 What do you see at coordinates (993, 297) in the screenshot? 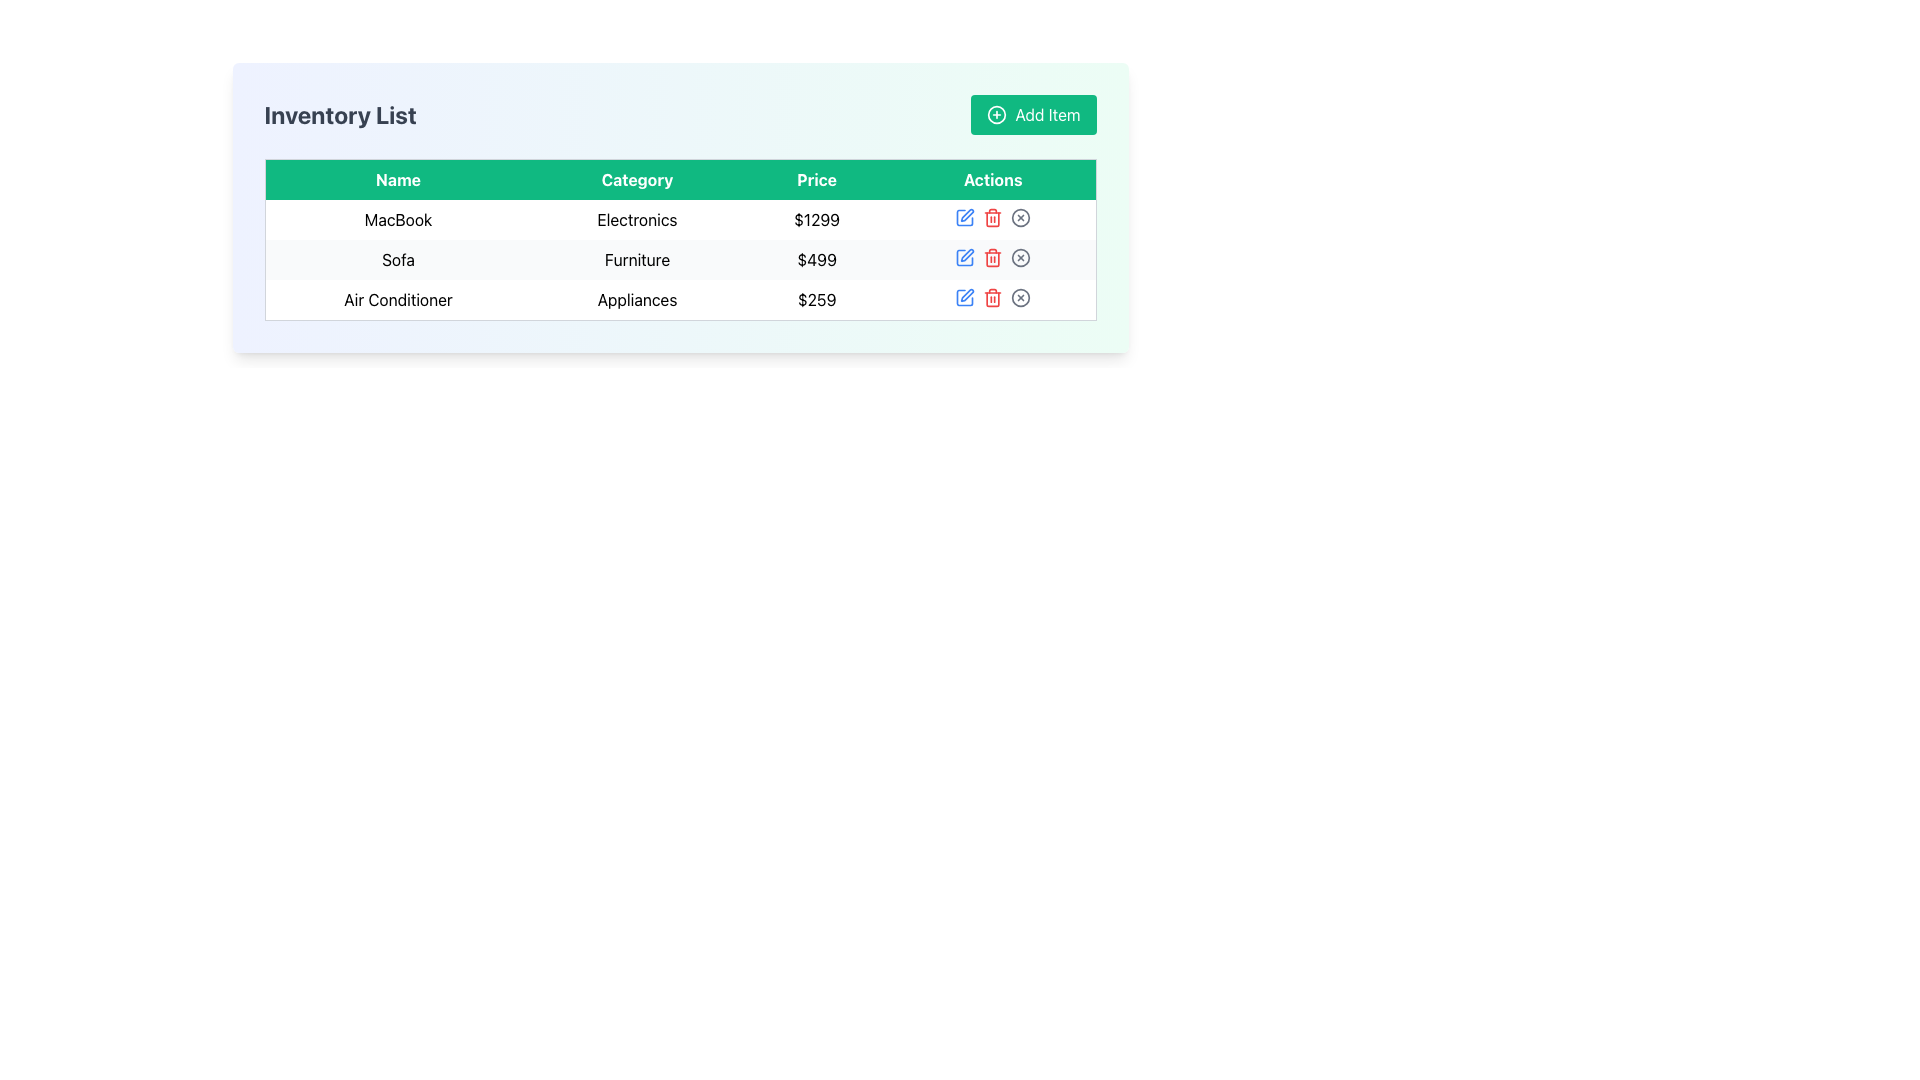
I see `the red trash can icon located in the actions column of the table aligned with the 'Air Conditioner' row` at bounding box center [993, 297].